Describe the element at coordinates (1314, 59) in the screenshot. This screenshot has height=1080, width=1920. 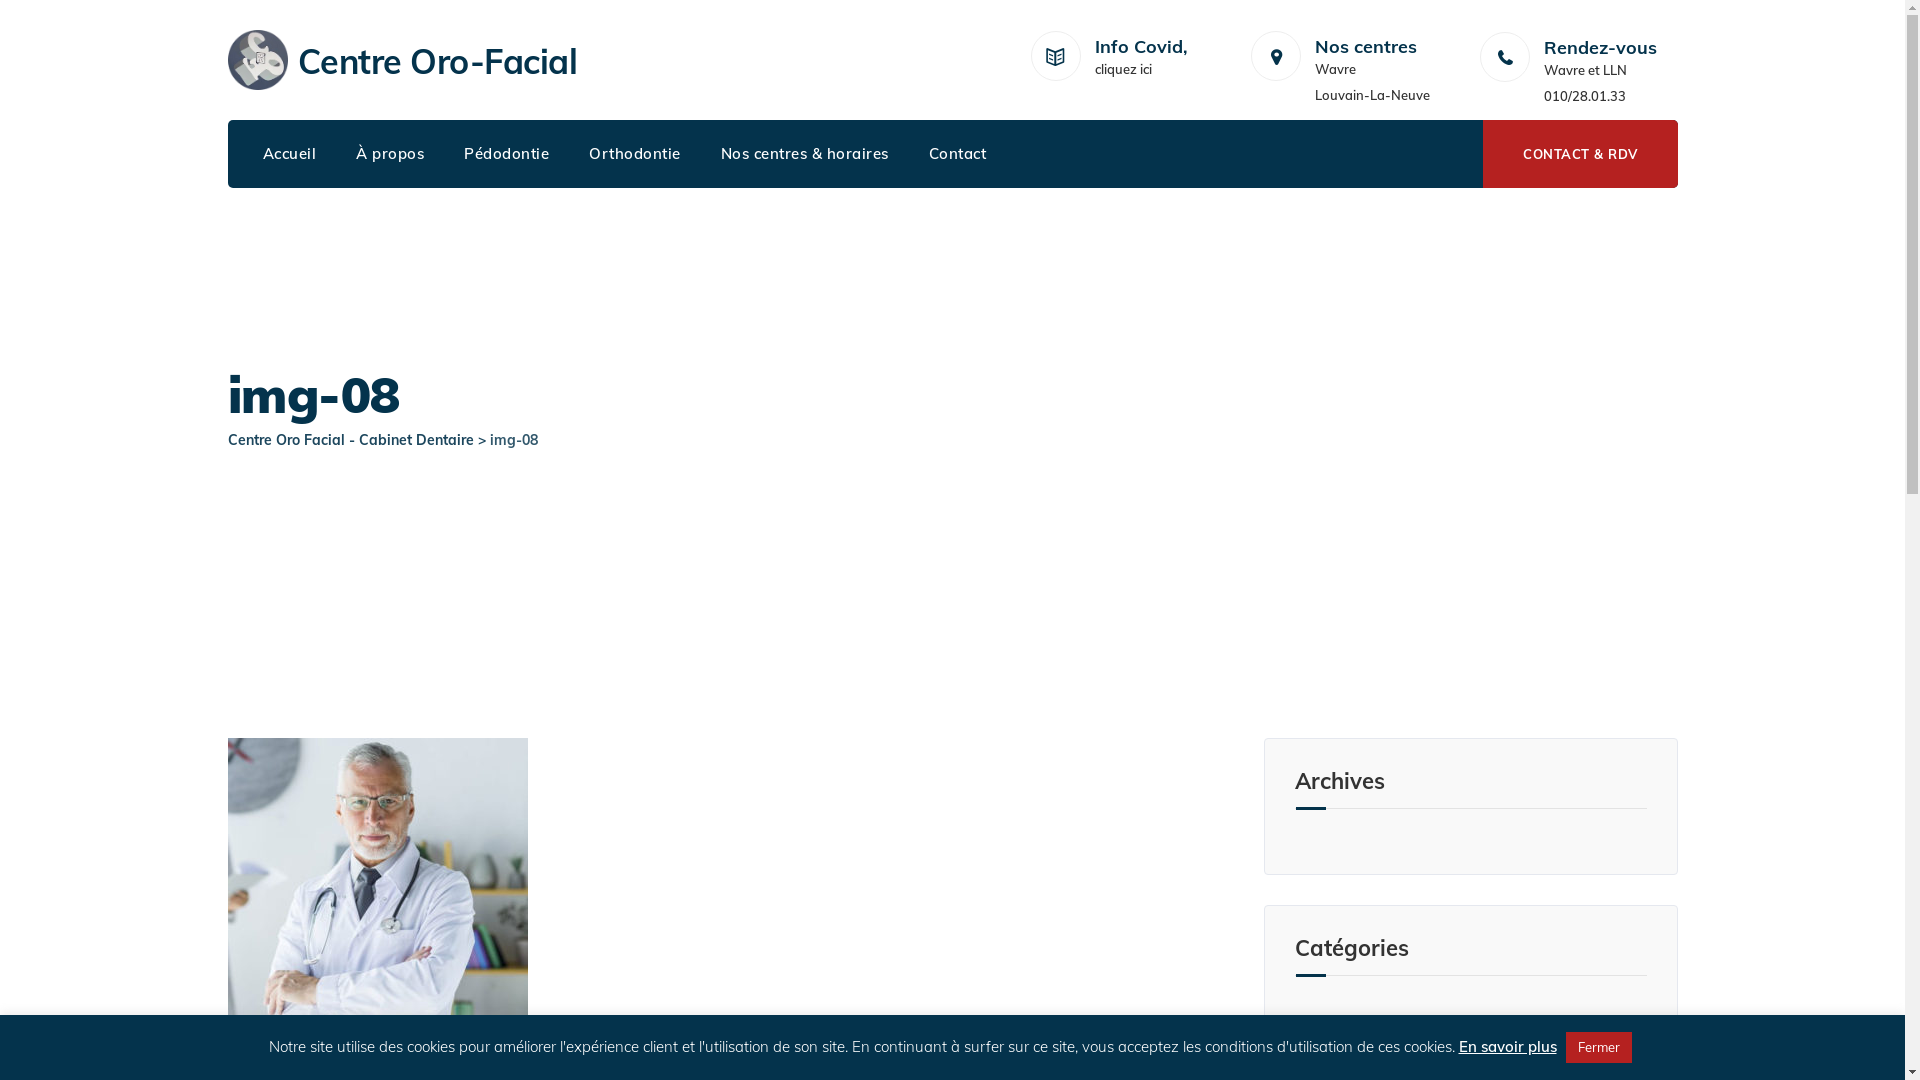
I see `'Nos centres` at that location.